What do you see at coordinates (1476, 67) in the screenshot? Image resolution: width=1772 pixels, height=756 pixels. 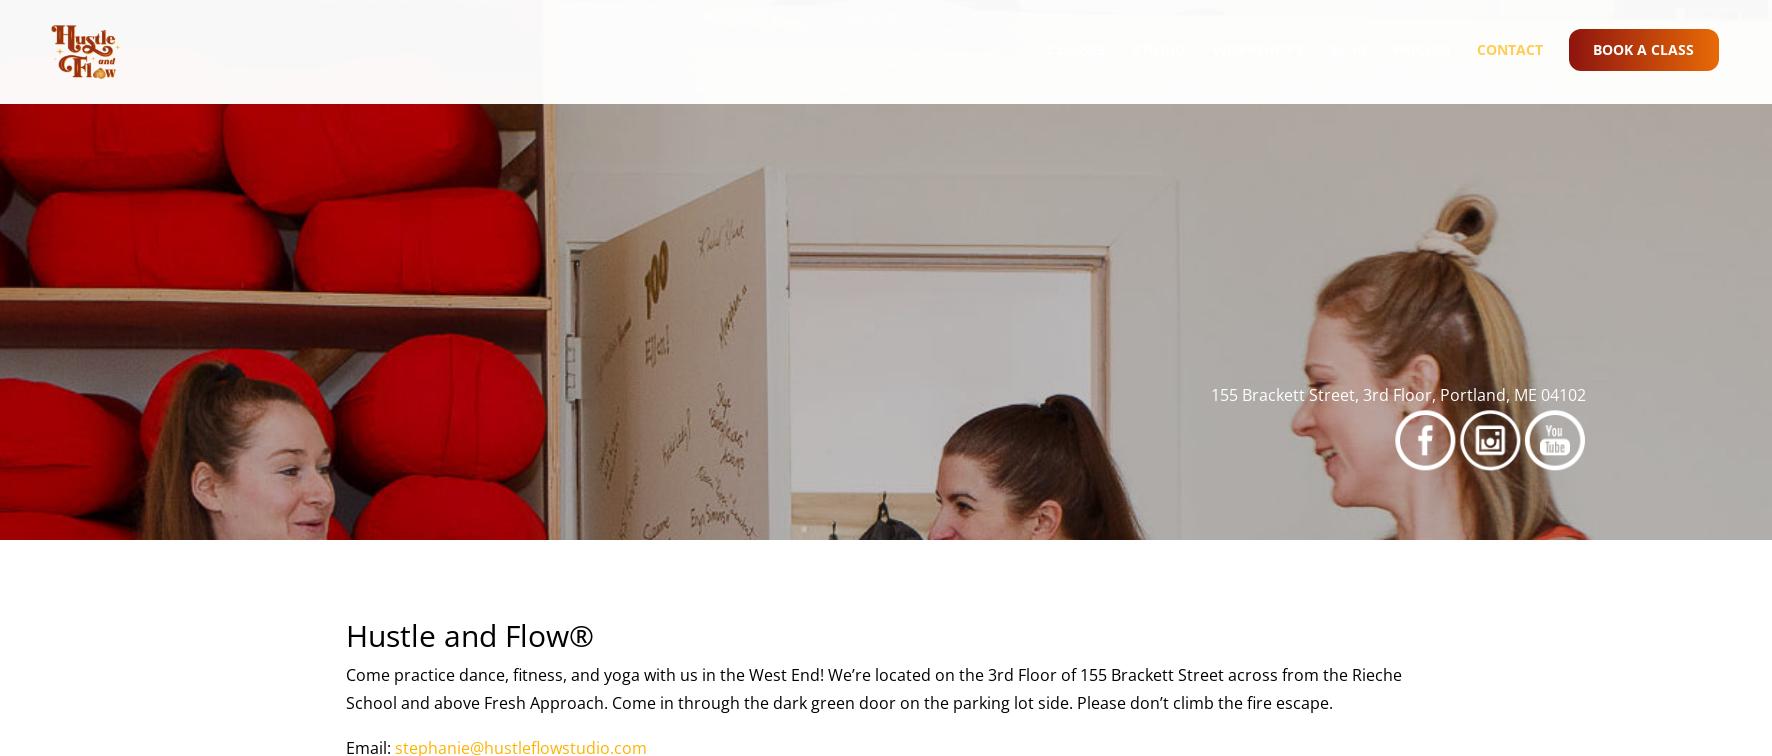 I see `'Contact'` at bounding box center [1476, 67].